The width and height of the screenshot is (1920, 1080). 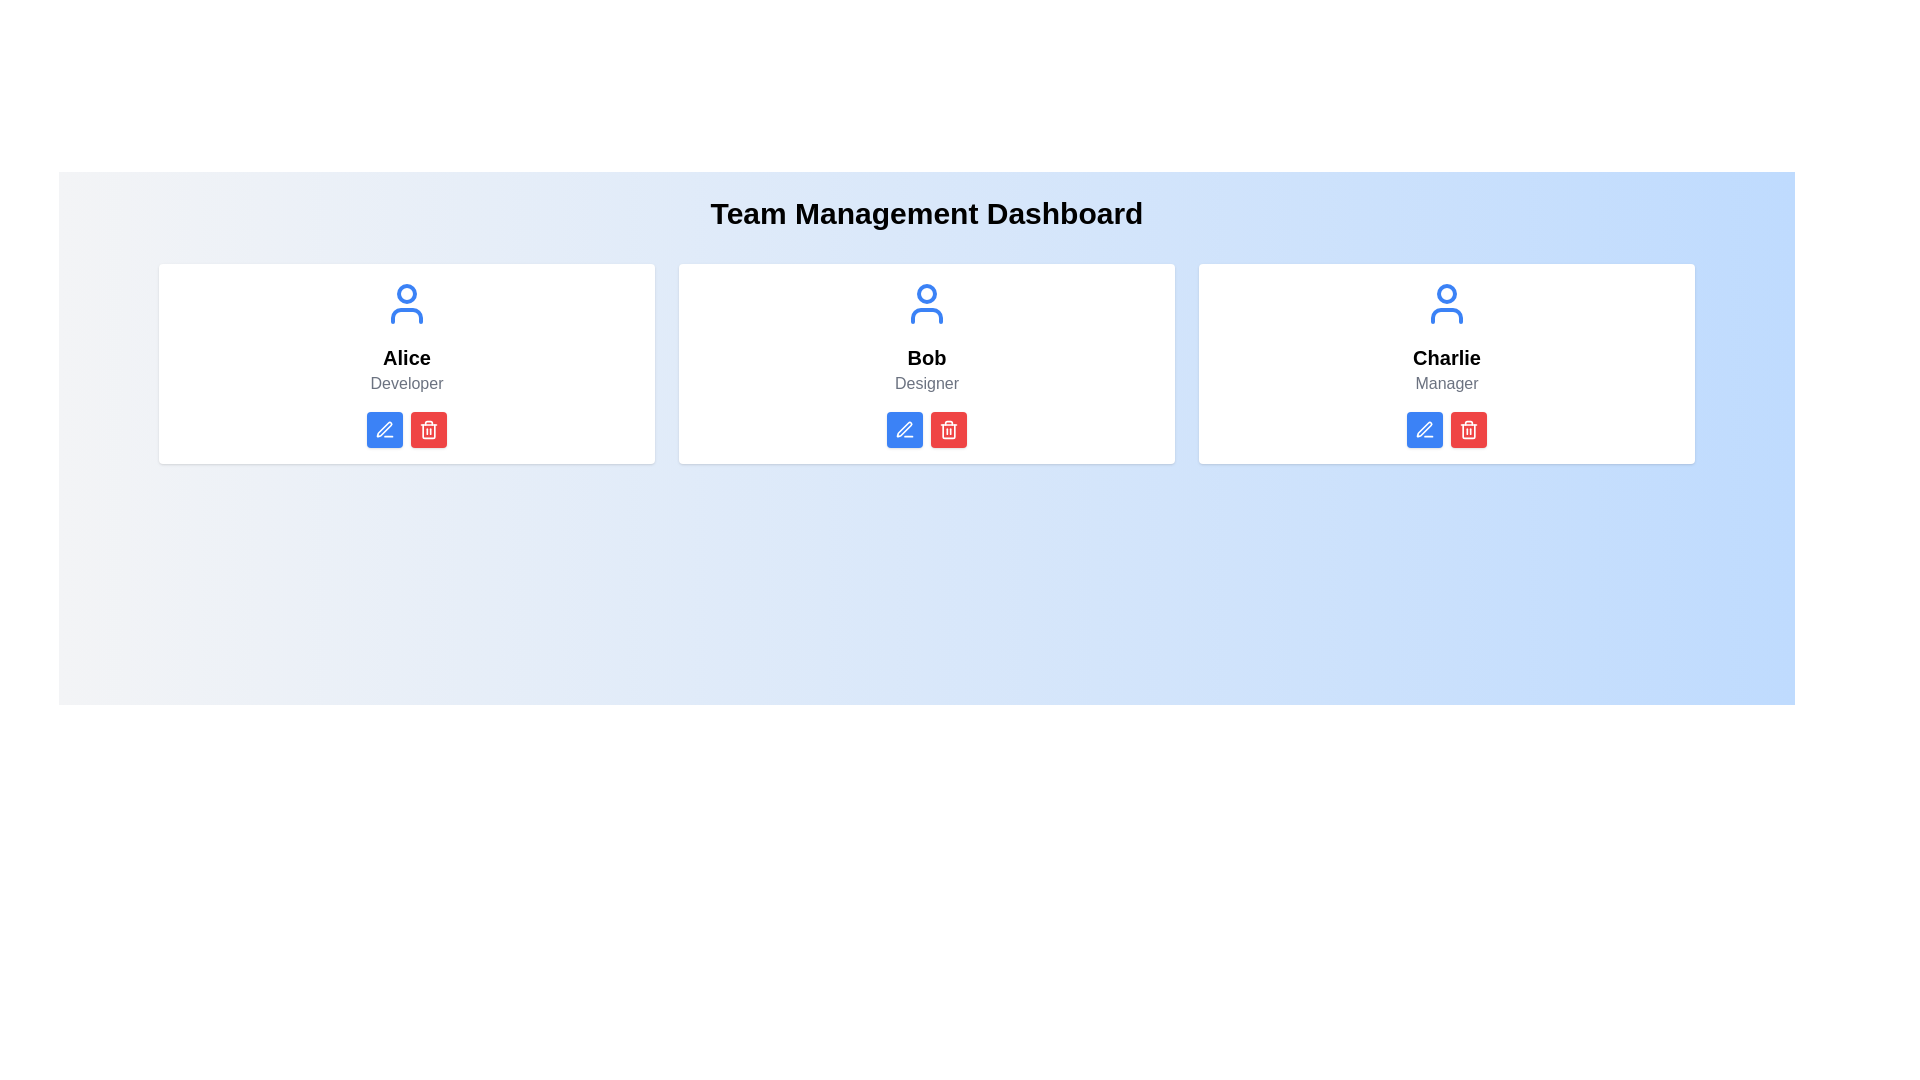 What do you see at coordinates (925, 293) in the screenshot?
I see `the SVG shape representing the head of the user avatar icon in the dashboard labeled 'Bob Designer'` at bounding box center [925, 293].